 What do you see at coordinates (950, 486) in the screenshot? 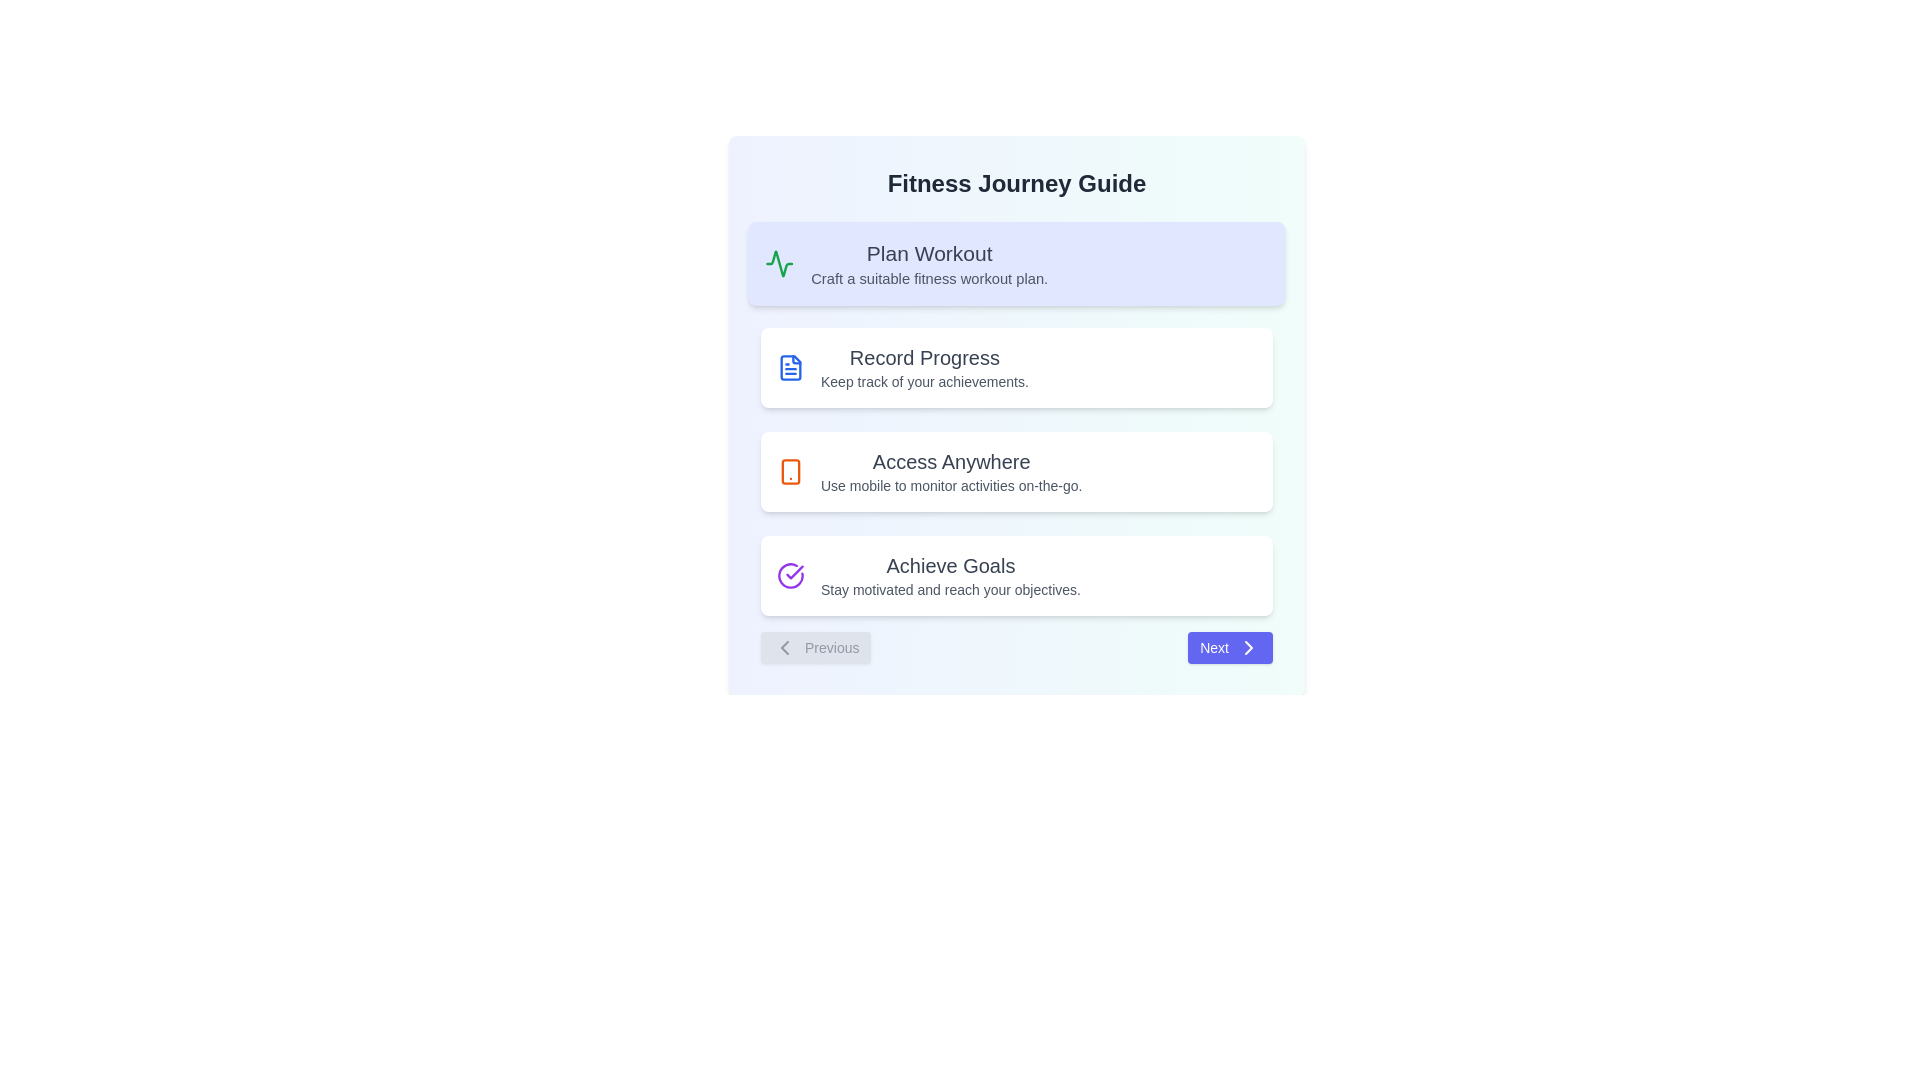
I see `the text label that says 'Use mobile to monitor activities on-the-go.', which is located below the 'Access Anywhere' header` at bounding box center [950, 486].